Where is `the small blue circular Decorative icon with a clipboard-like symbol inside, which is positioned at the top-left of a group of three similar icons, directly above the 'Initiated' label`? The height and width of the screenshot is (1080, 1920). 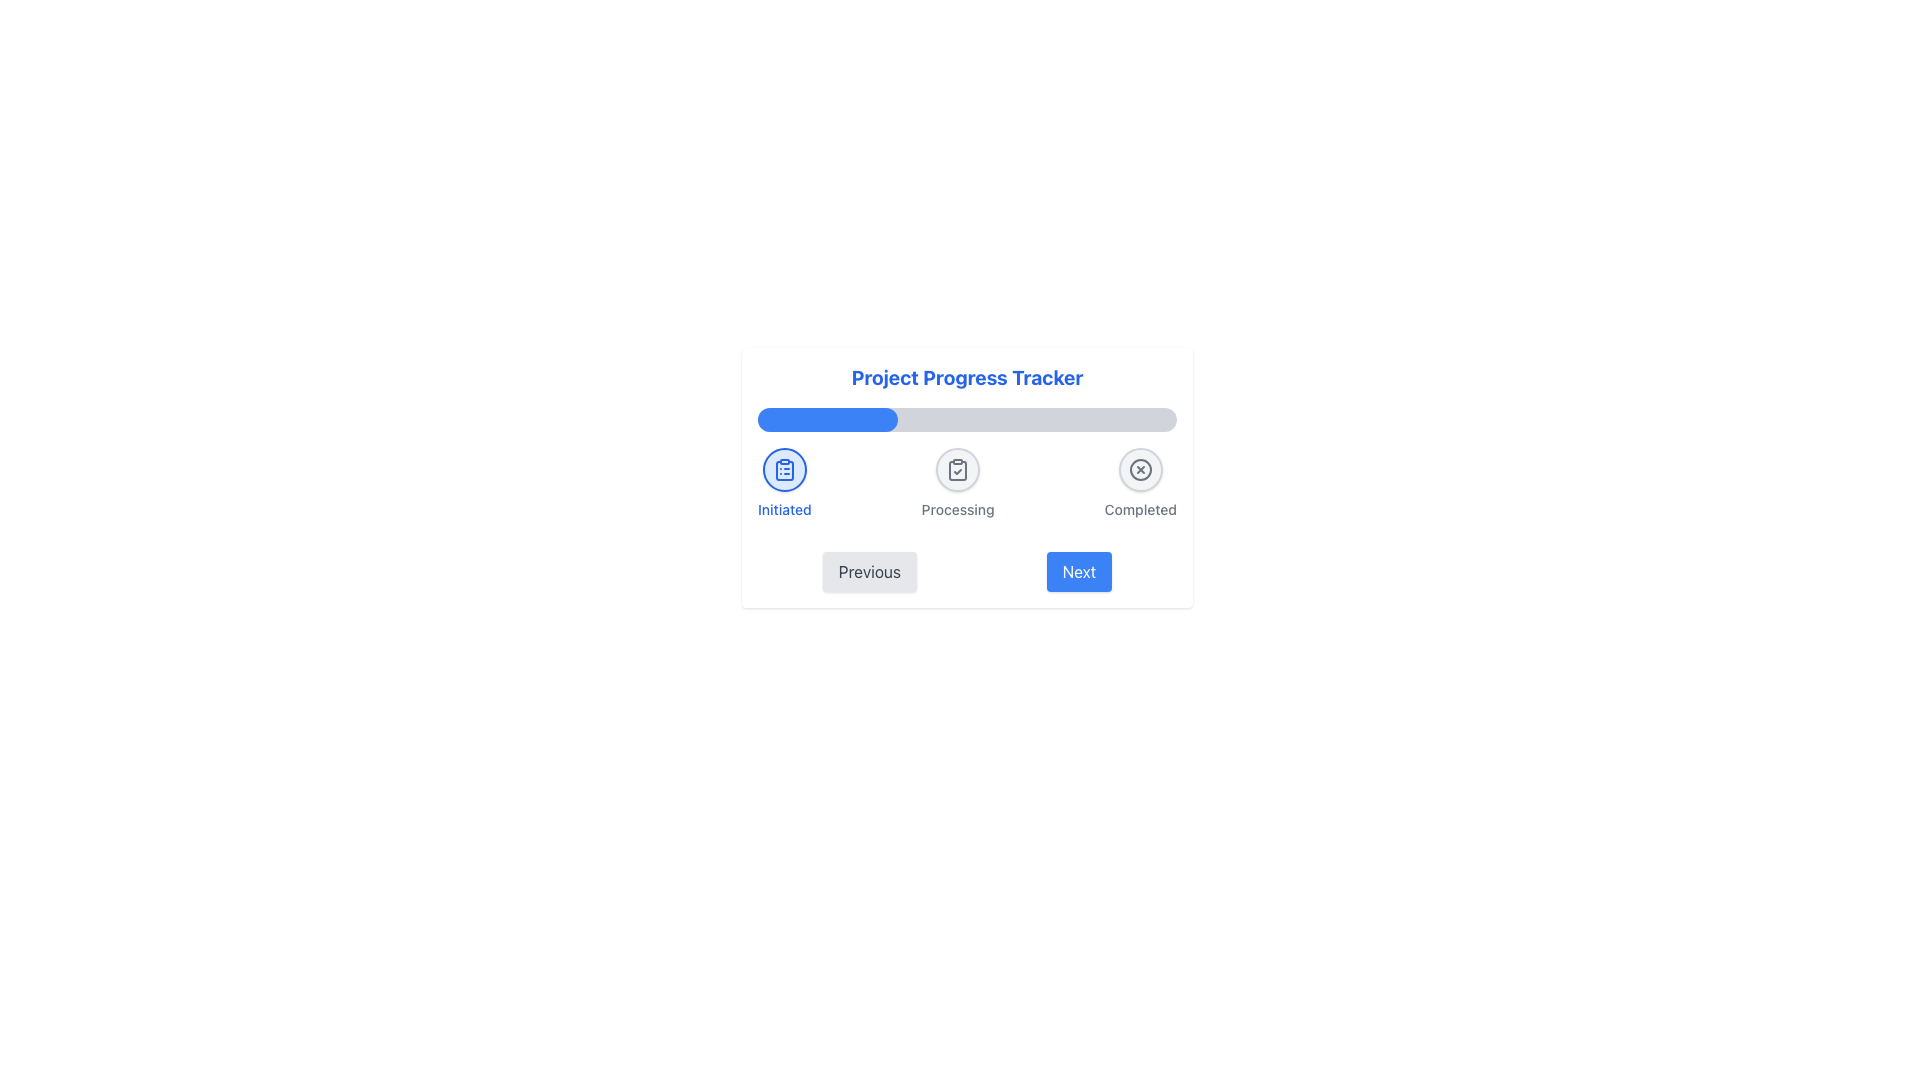 the small blue circular Decorative icon with a clipboard-like symbol inside, which is positioned at the top-left of a group of three similar icons, directly above the 'Initiated' label is located at coordinates (783, 470).